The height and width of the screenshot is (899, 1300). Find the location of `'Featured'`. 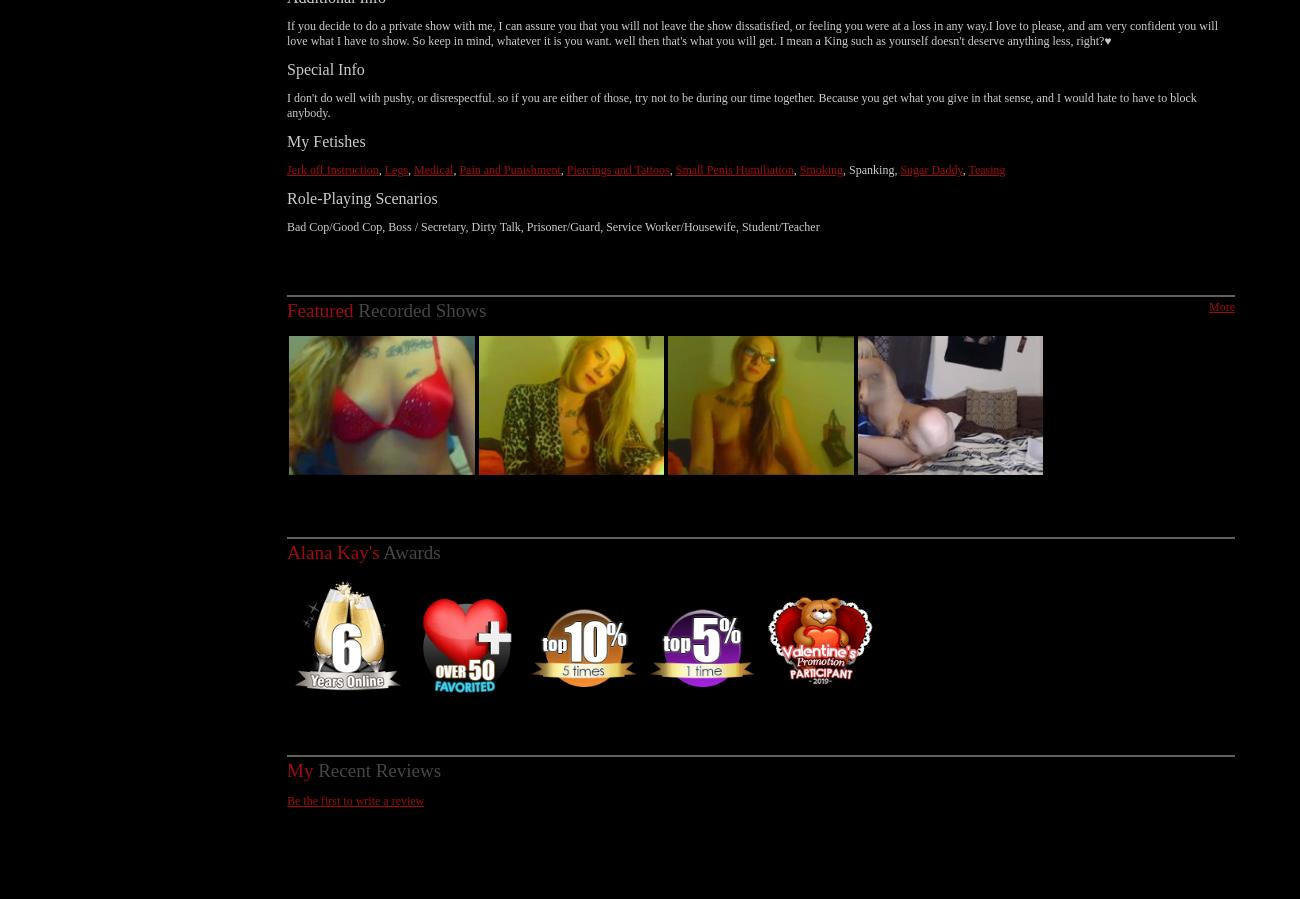

'Featured' is located at coordinates (320, 288).